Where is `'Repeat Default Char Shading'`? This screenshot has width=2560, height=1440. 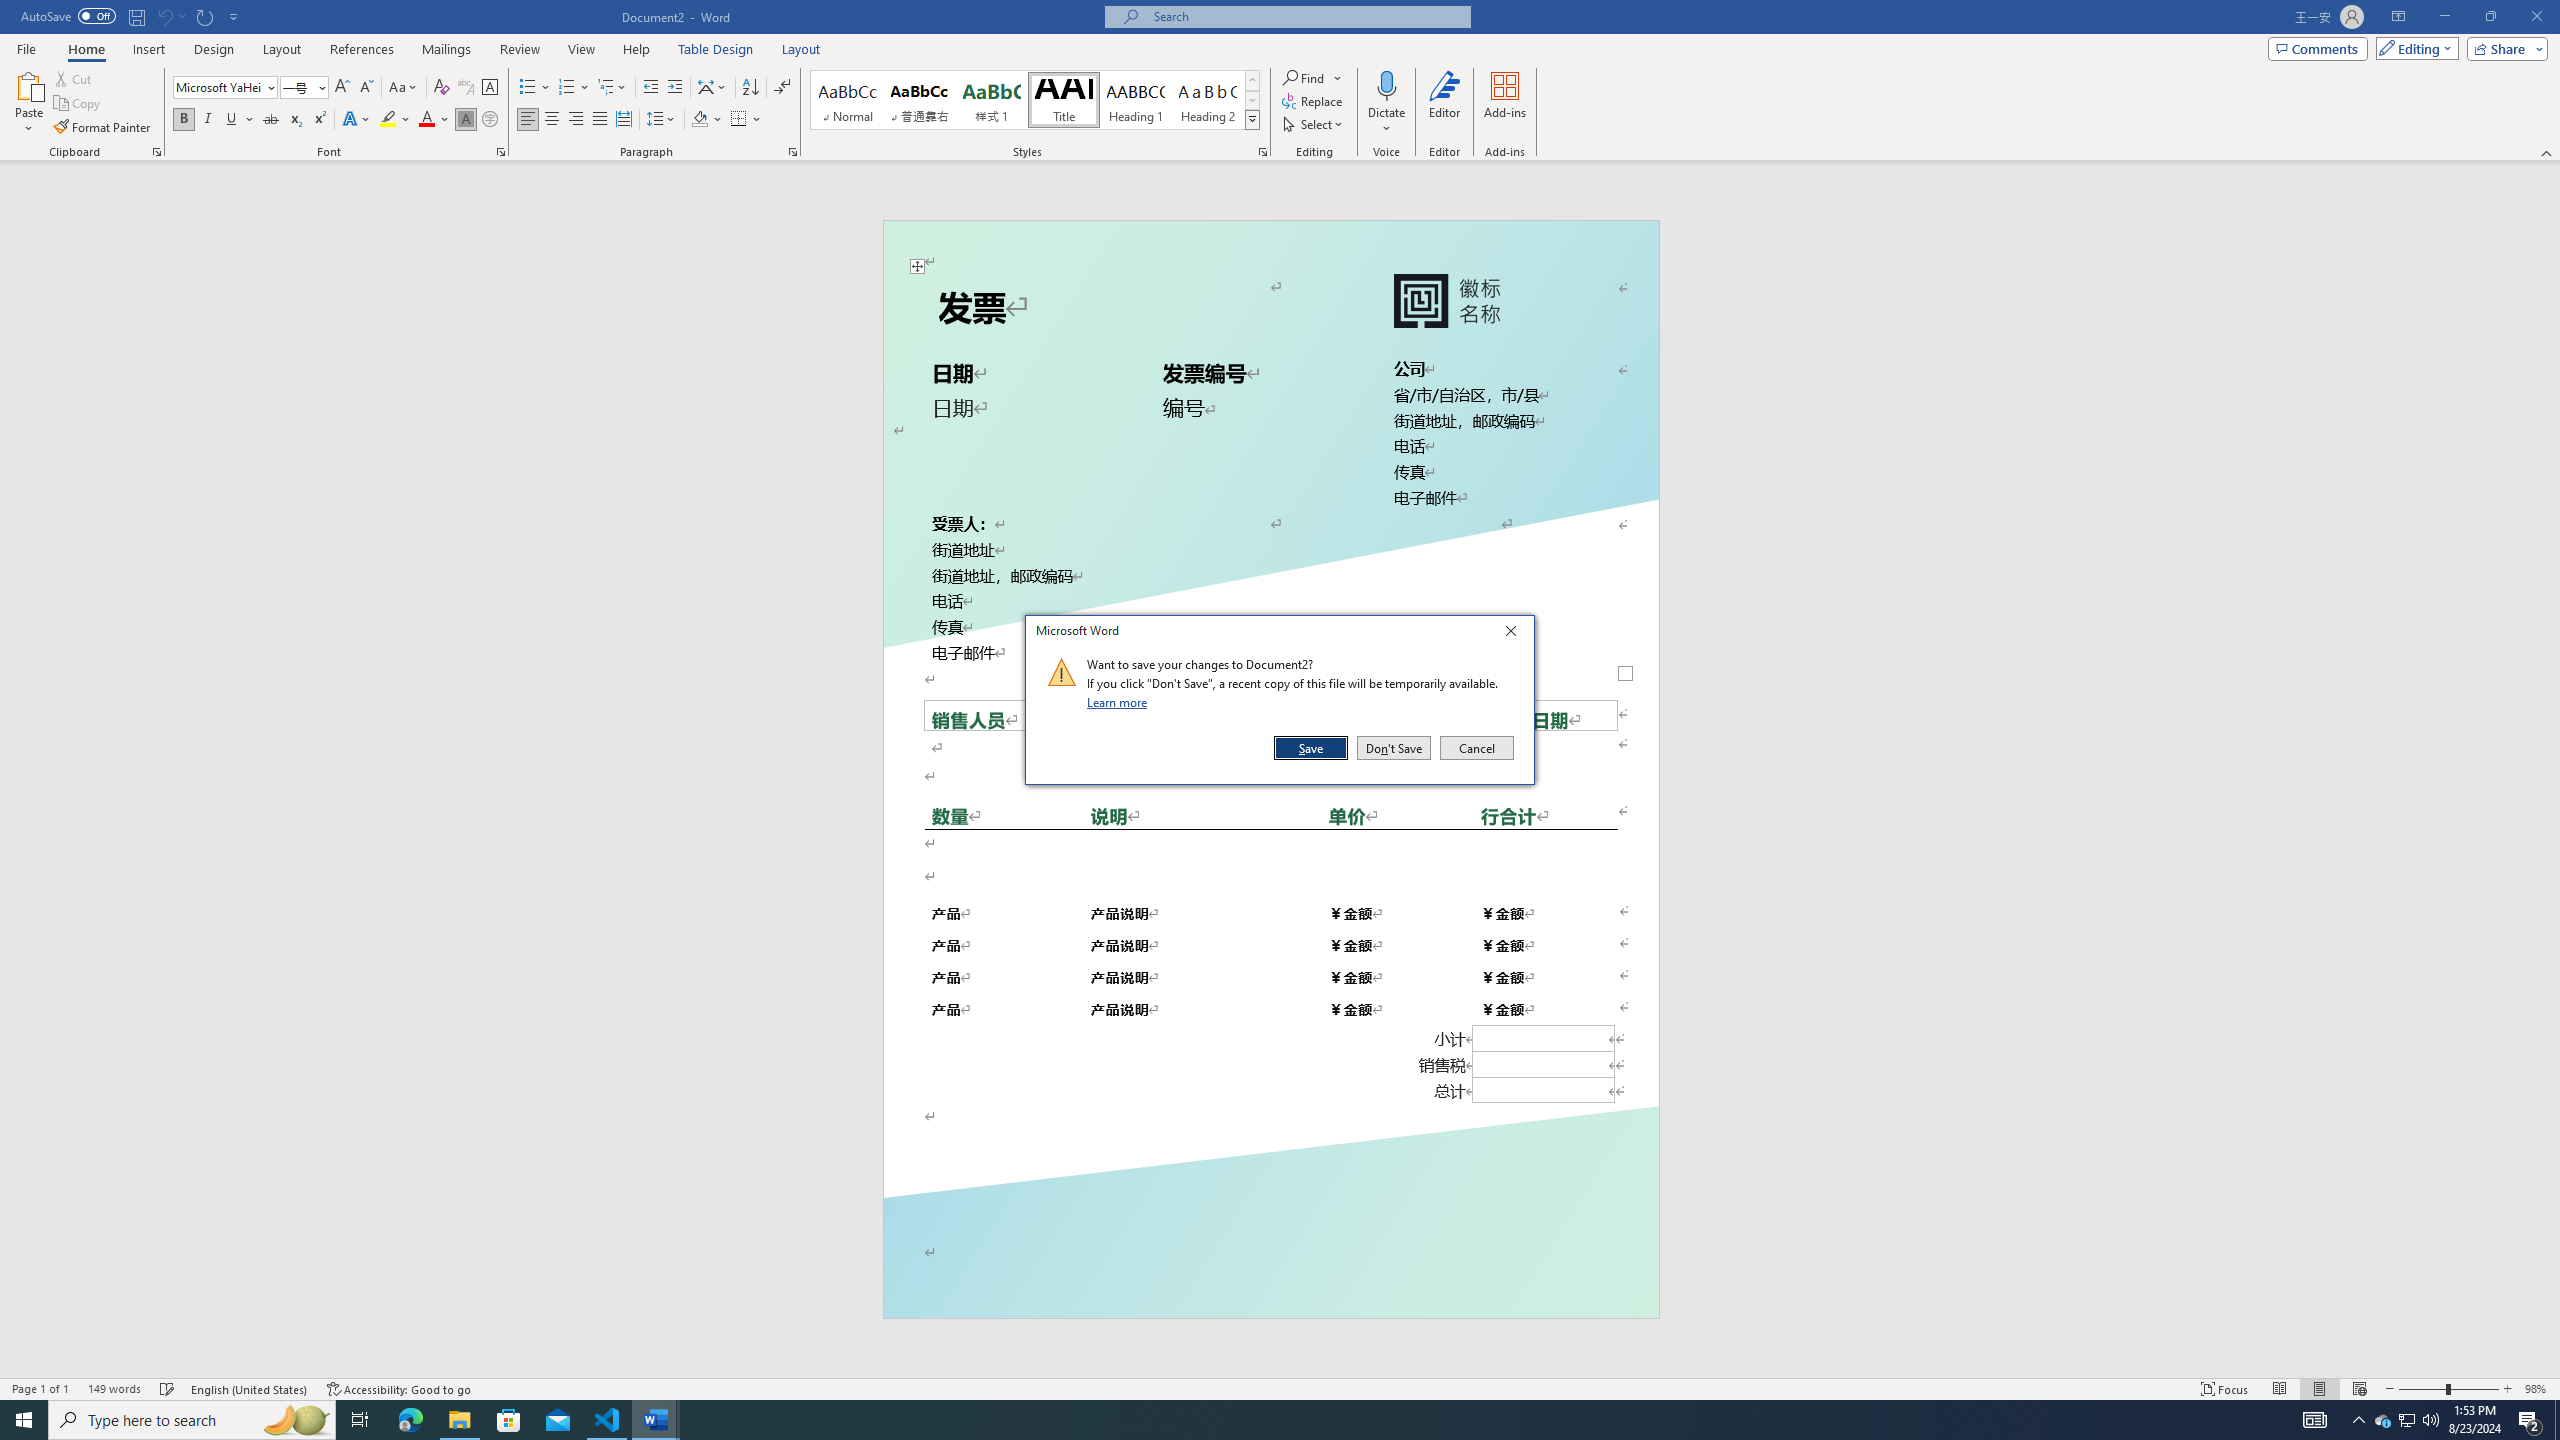 'Repeat Default Char Shading' is located at coordinates (205, 15).